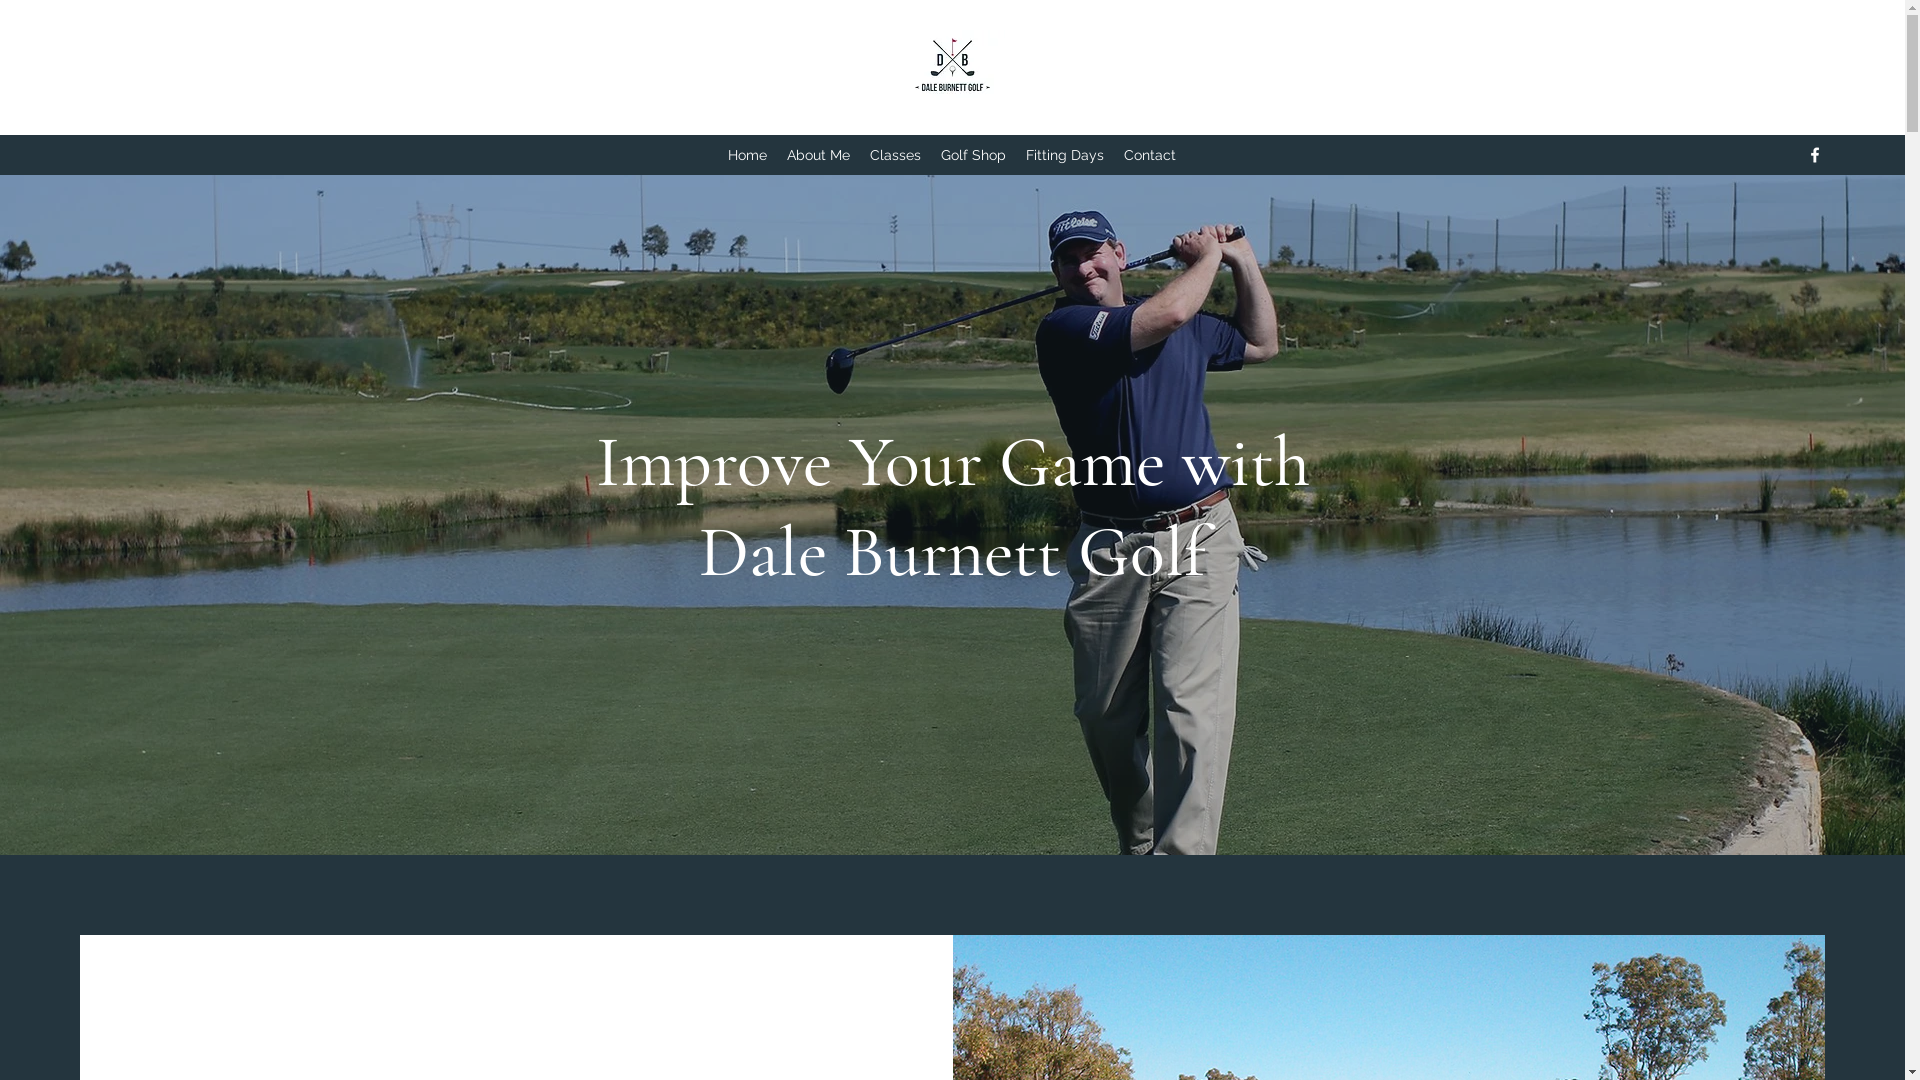  I want to click on 'Classes', so click(894, 153).